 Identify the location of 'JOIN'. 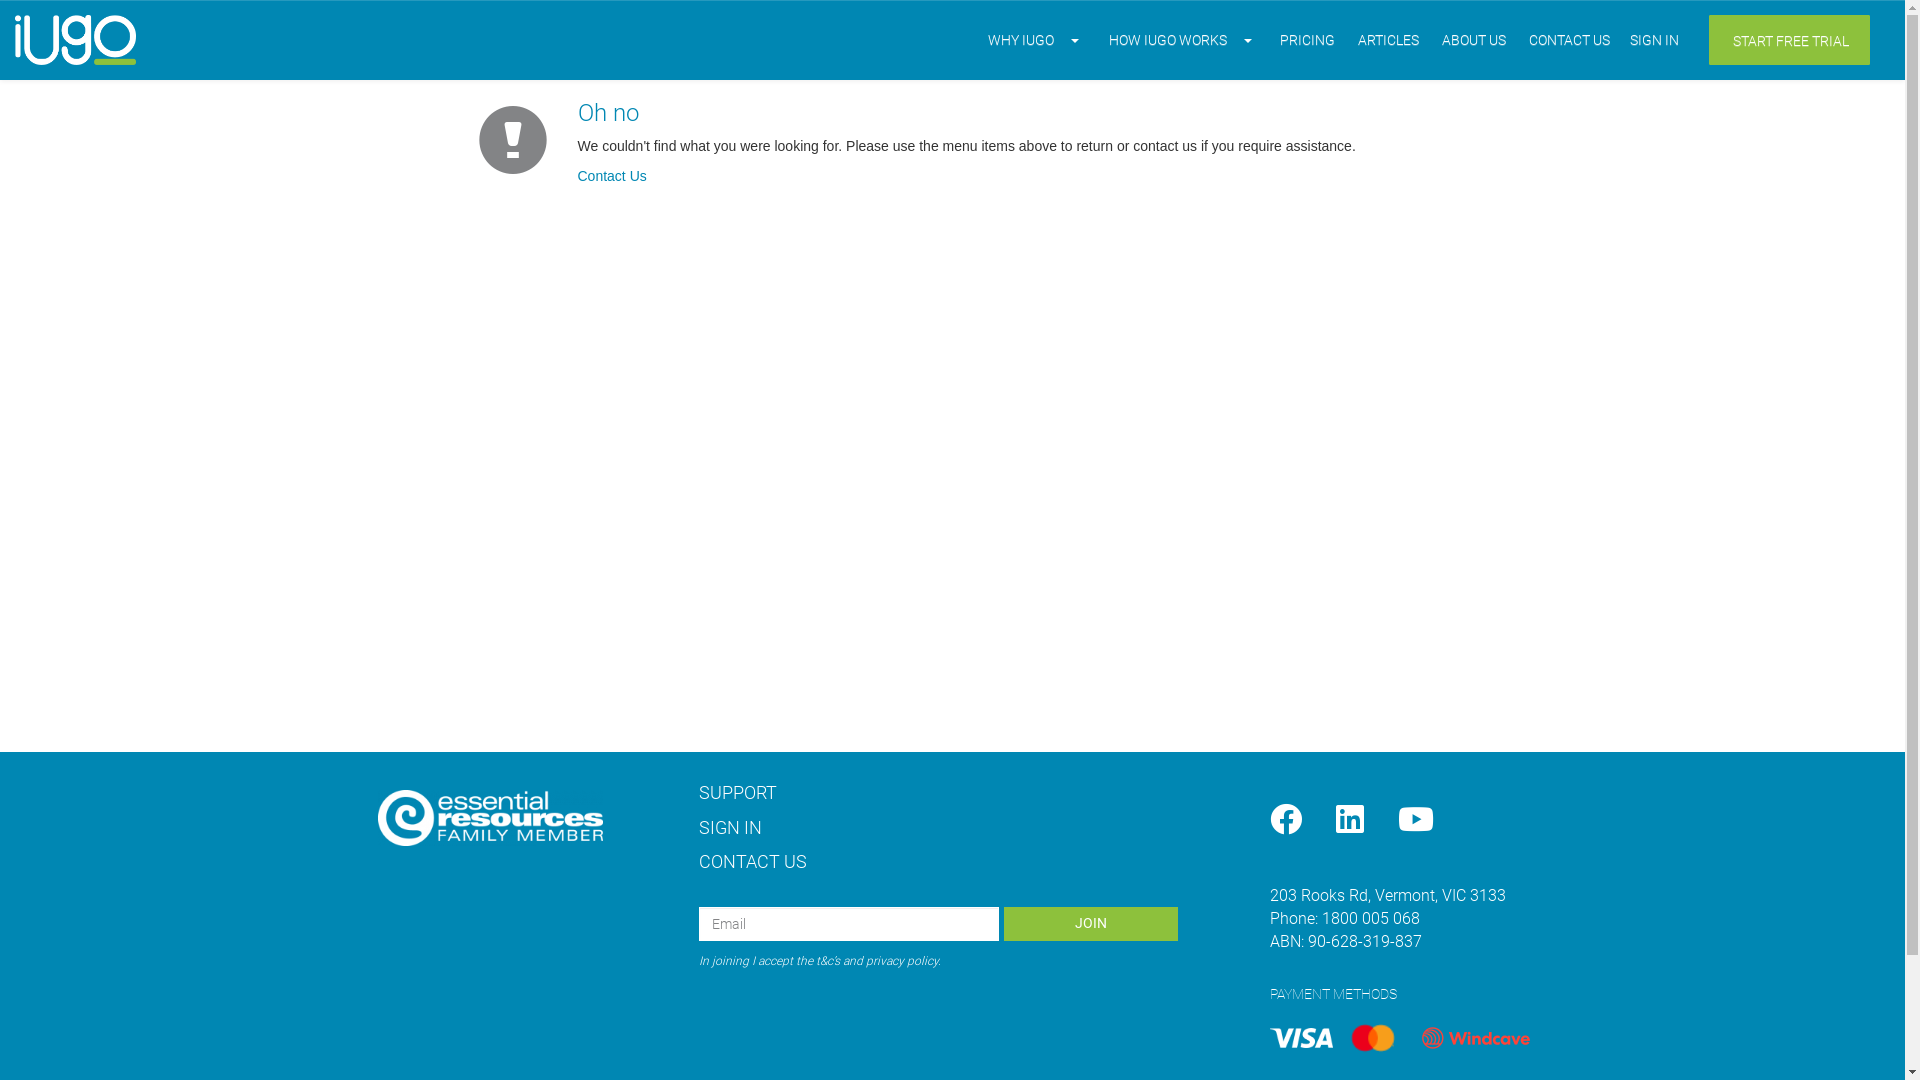
(1089, 924).